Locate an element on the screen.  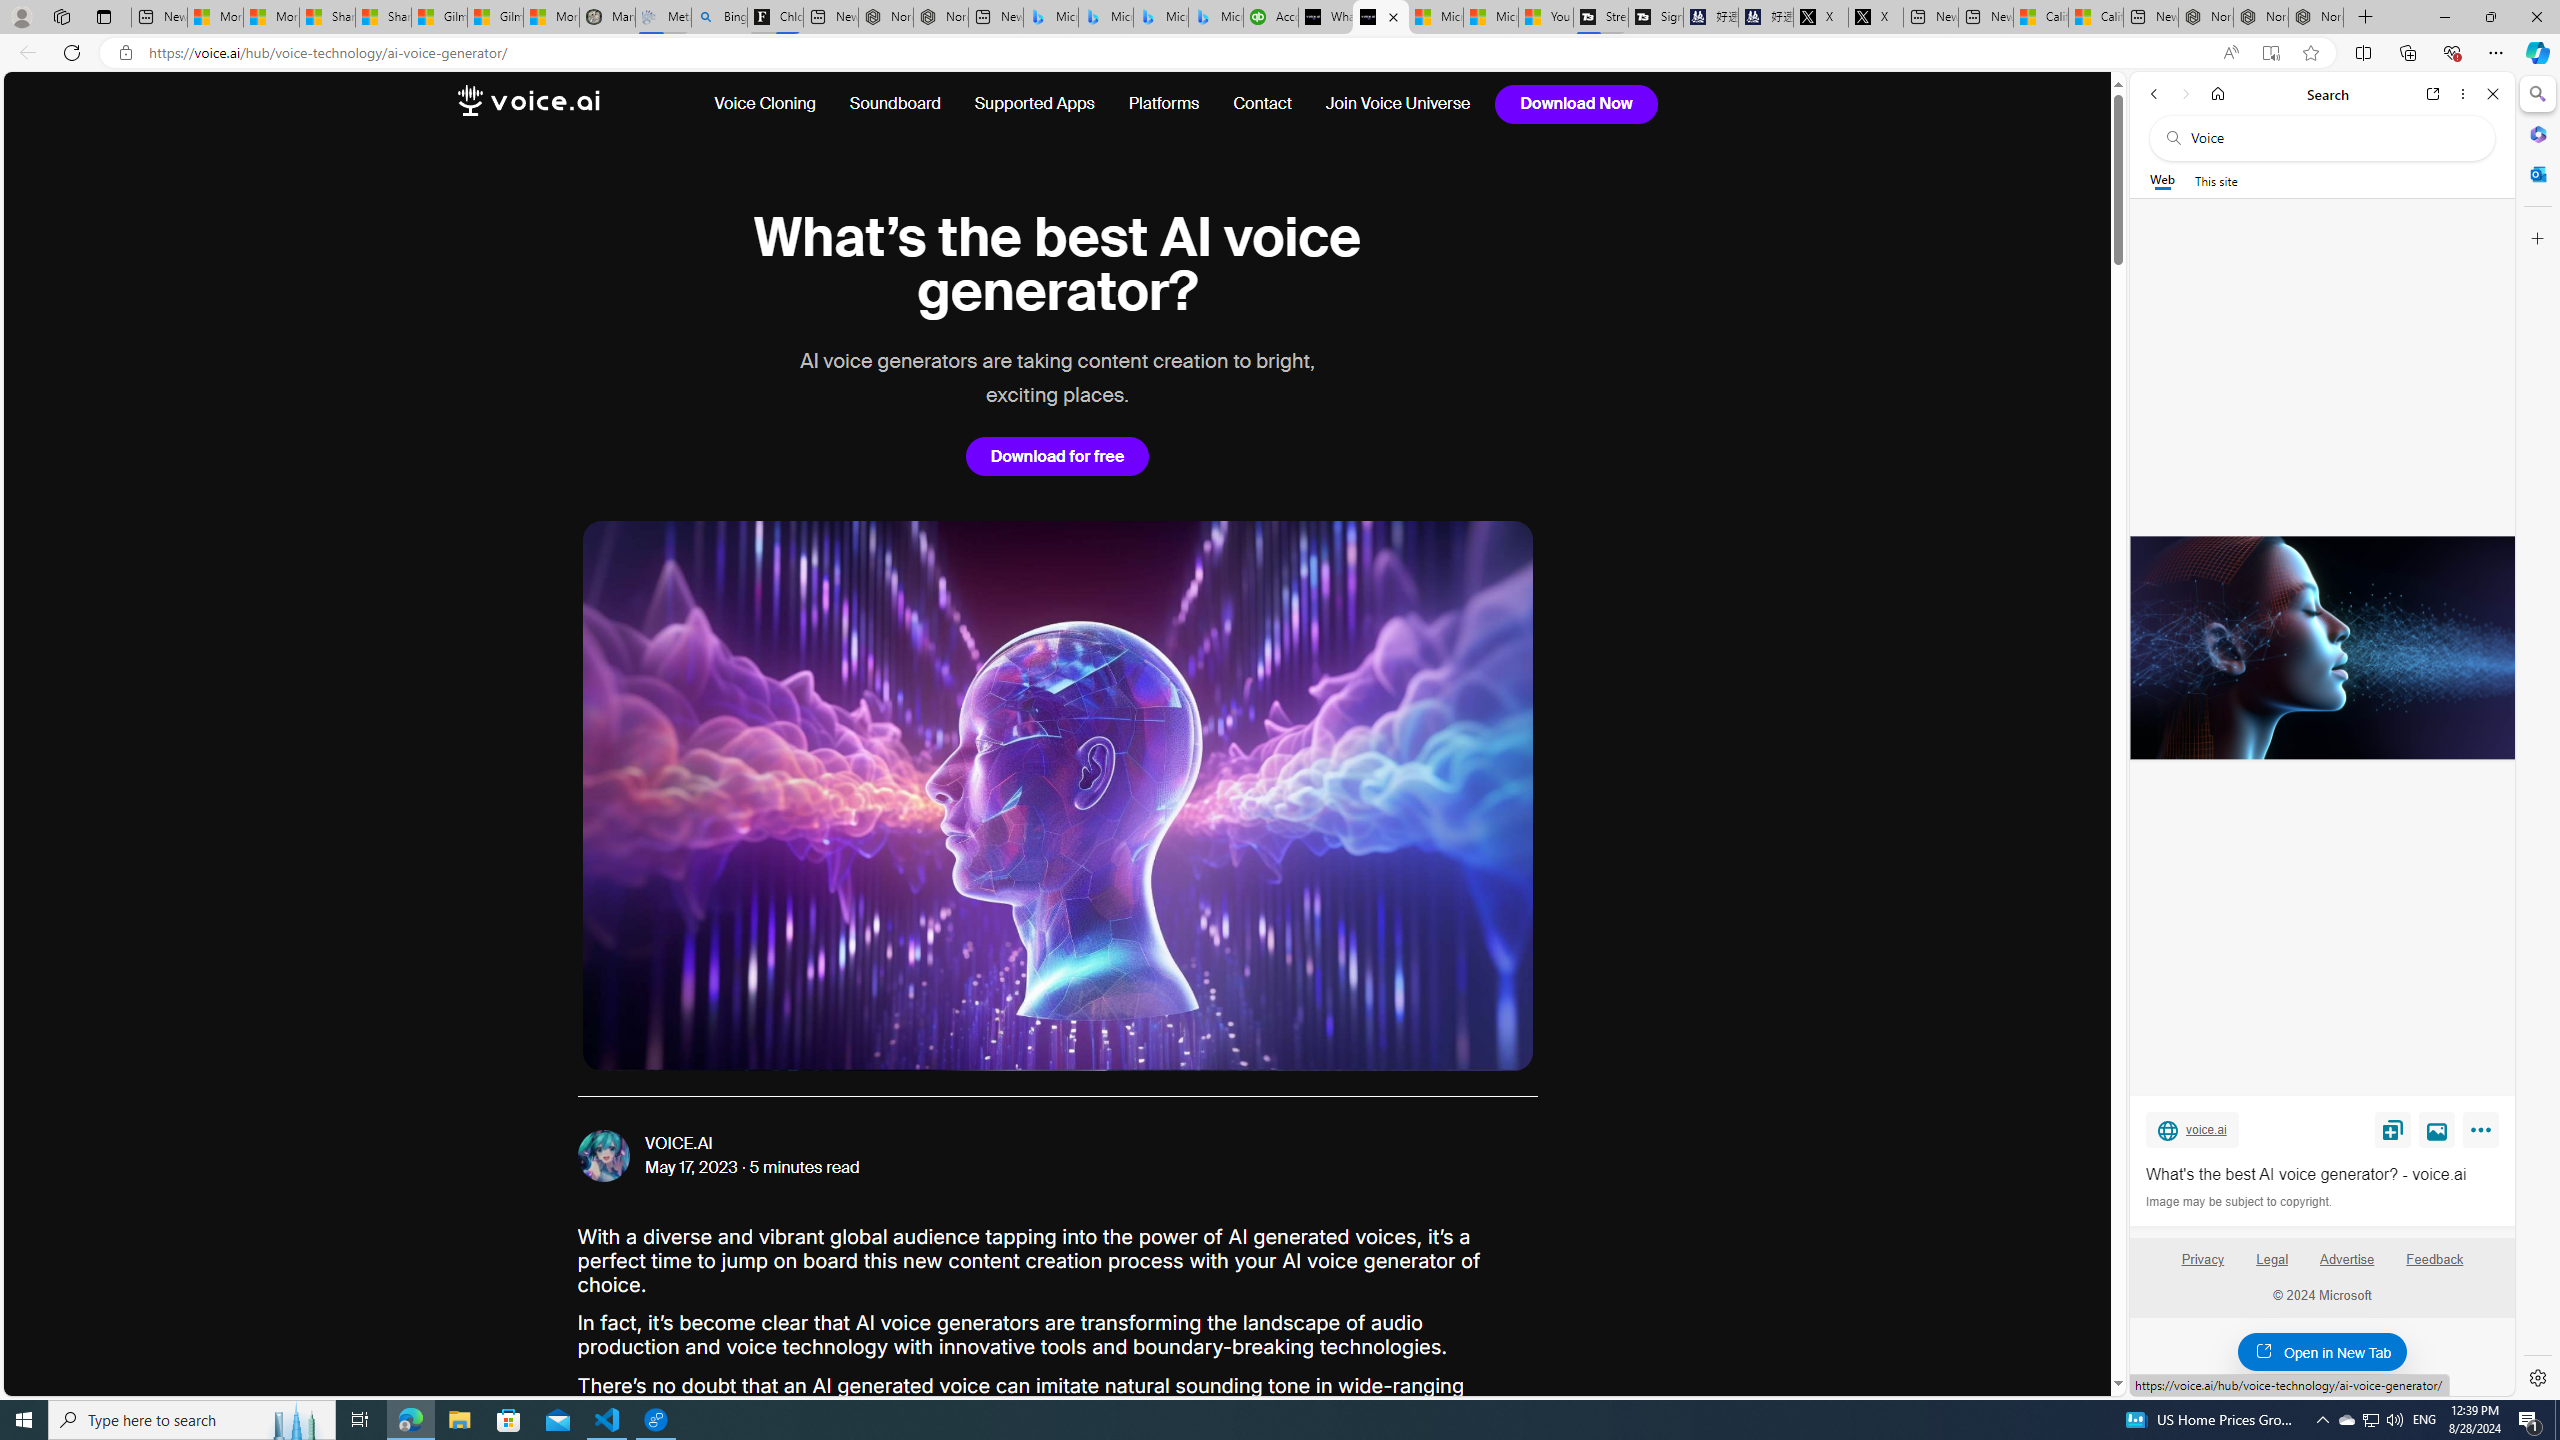
'Legal' is located at coordinates (2271, 1267).